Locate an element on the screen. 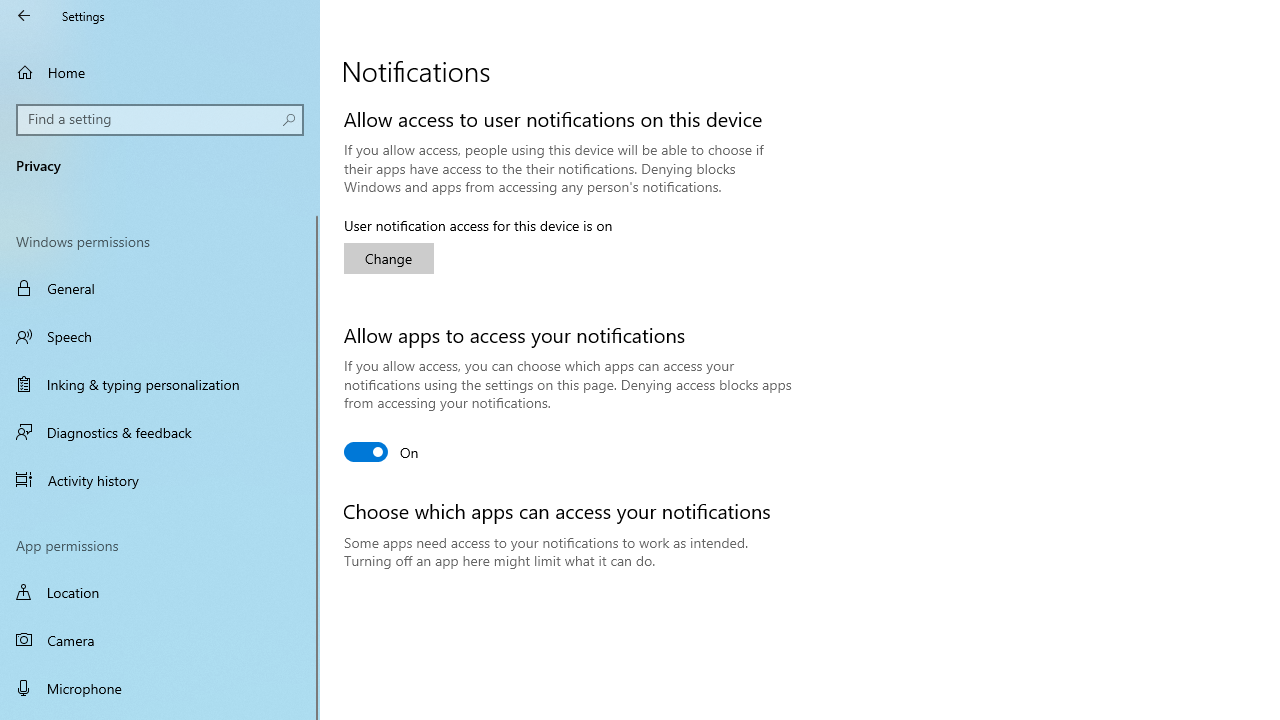  'General' is located at coordinates (160, 288).